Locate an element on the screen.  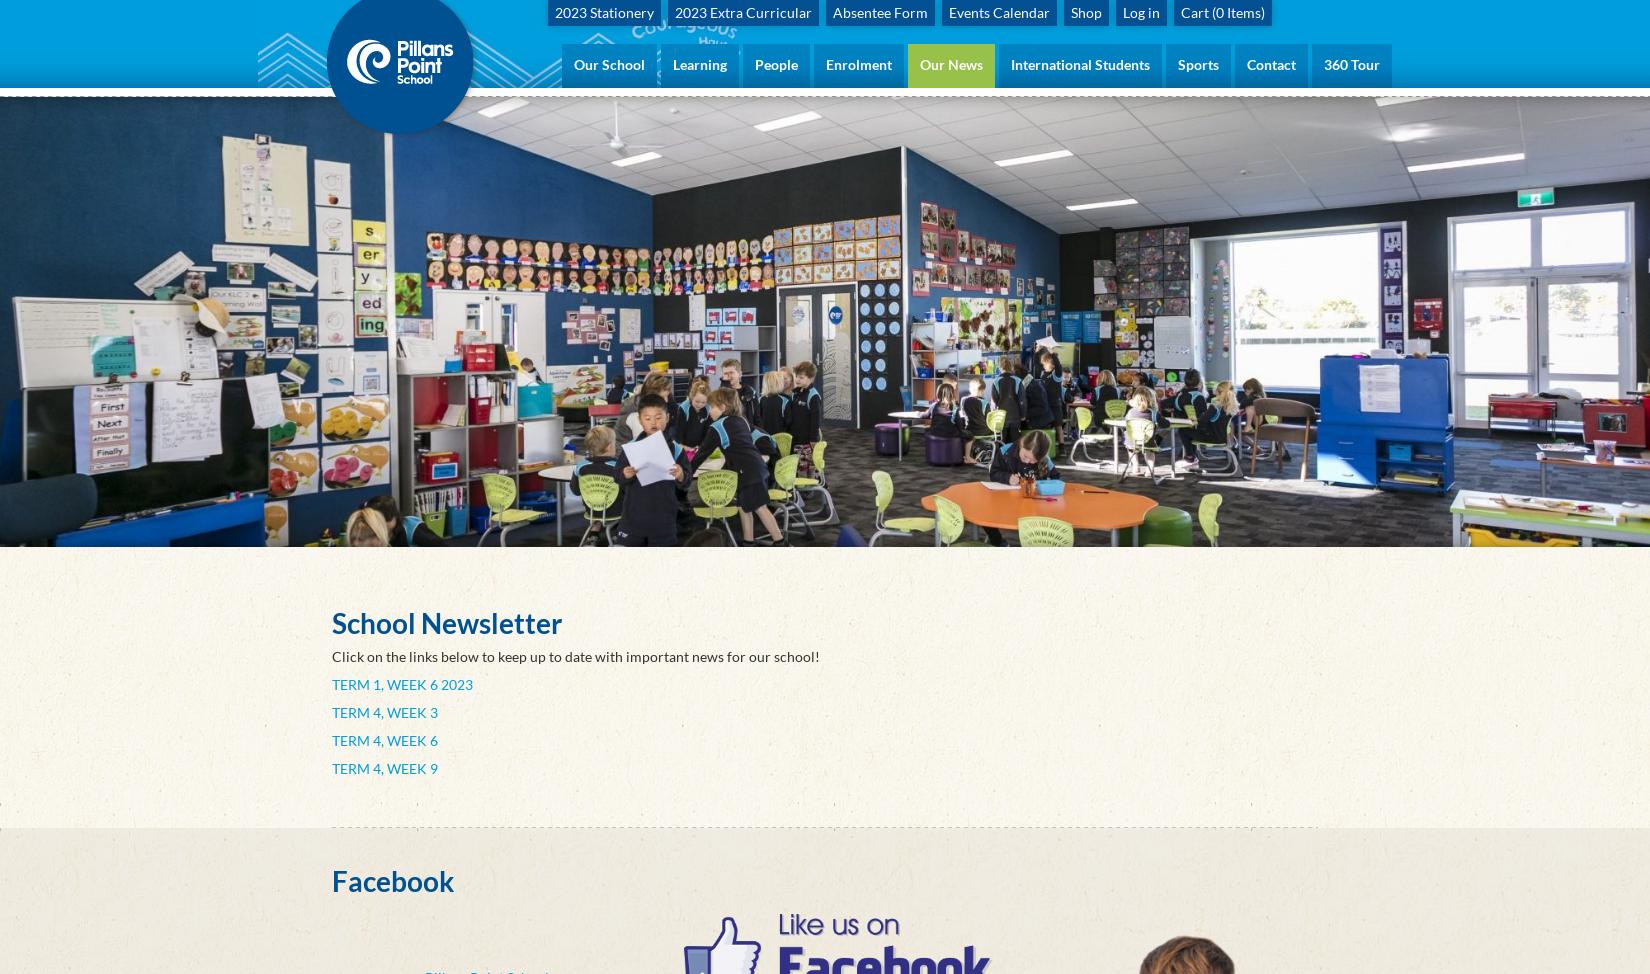
'Contact' is located at coordinates (1270, 64).